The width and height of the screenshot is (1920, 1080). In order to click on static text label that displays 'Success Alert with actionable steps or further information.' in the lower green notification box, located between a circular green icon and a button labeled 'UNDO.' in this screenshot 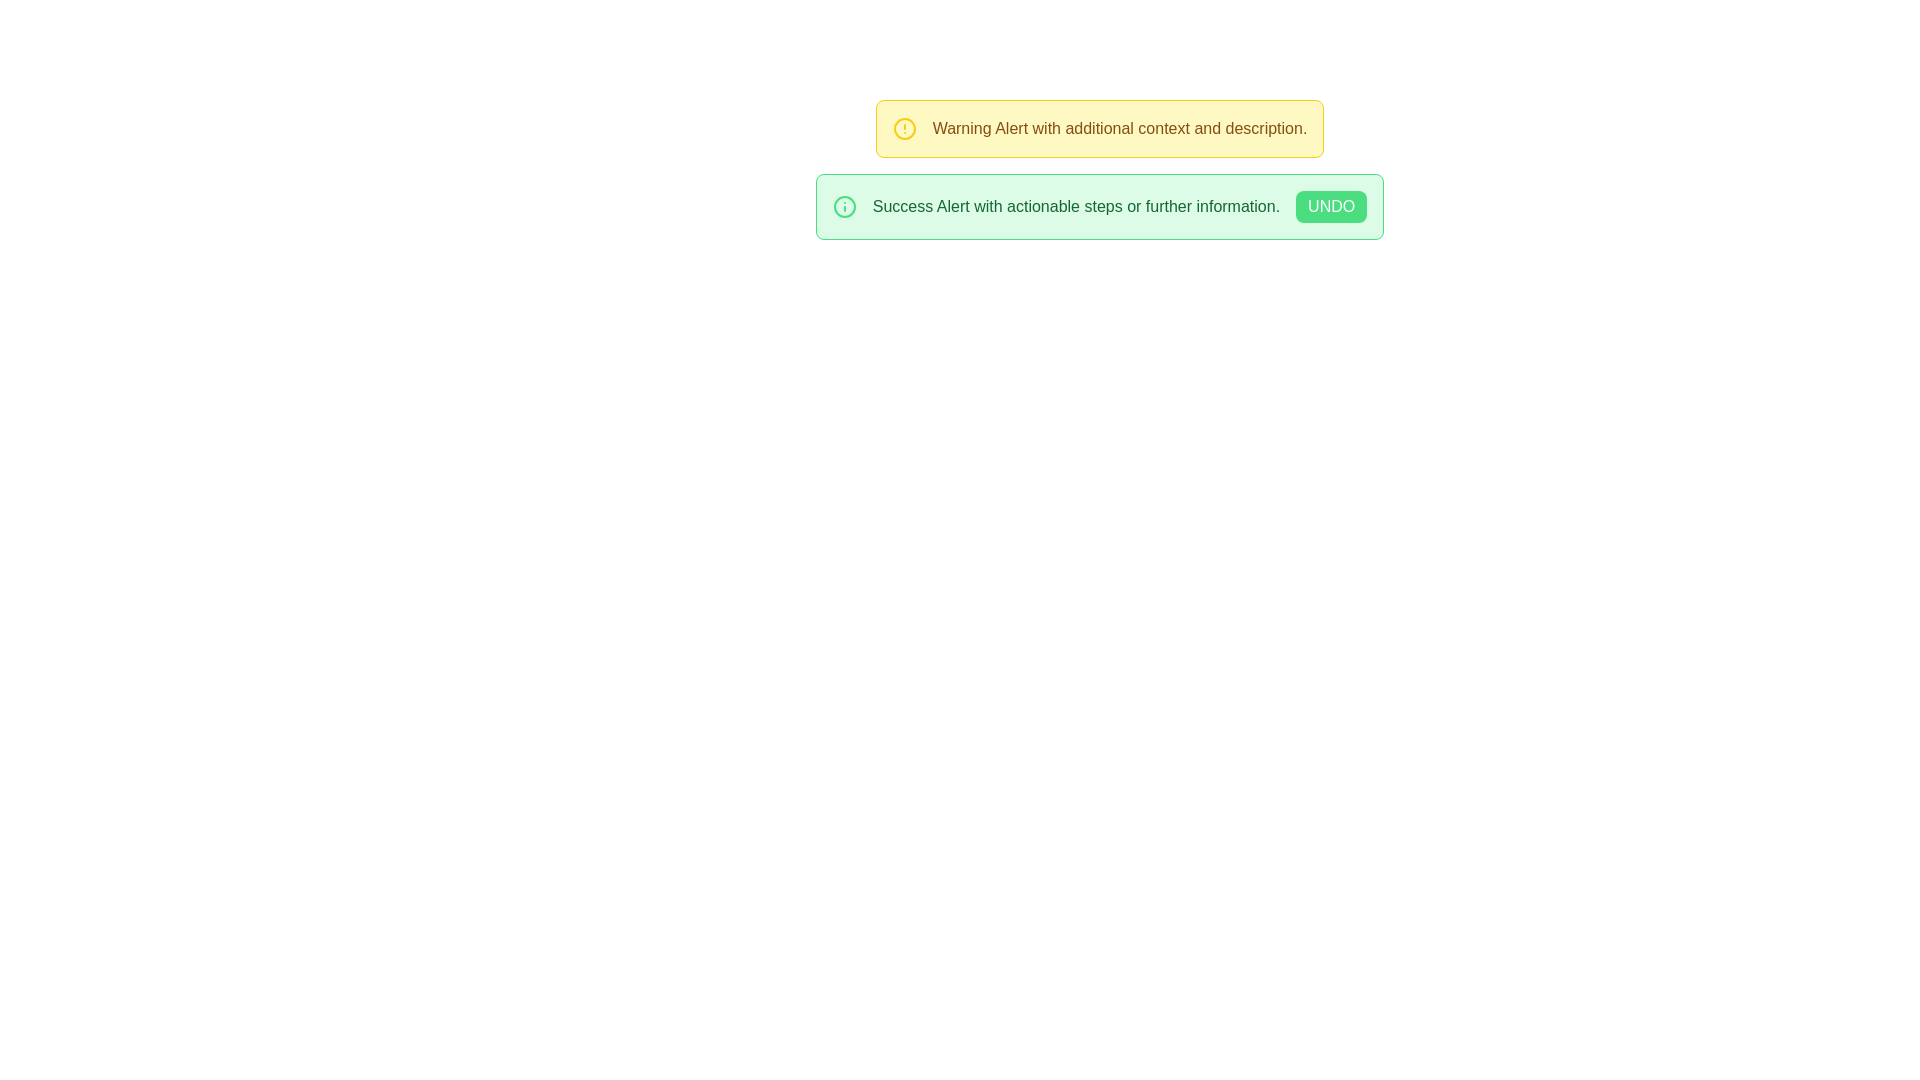, I will do `click(1075, 207)`.